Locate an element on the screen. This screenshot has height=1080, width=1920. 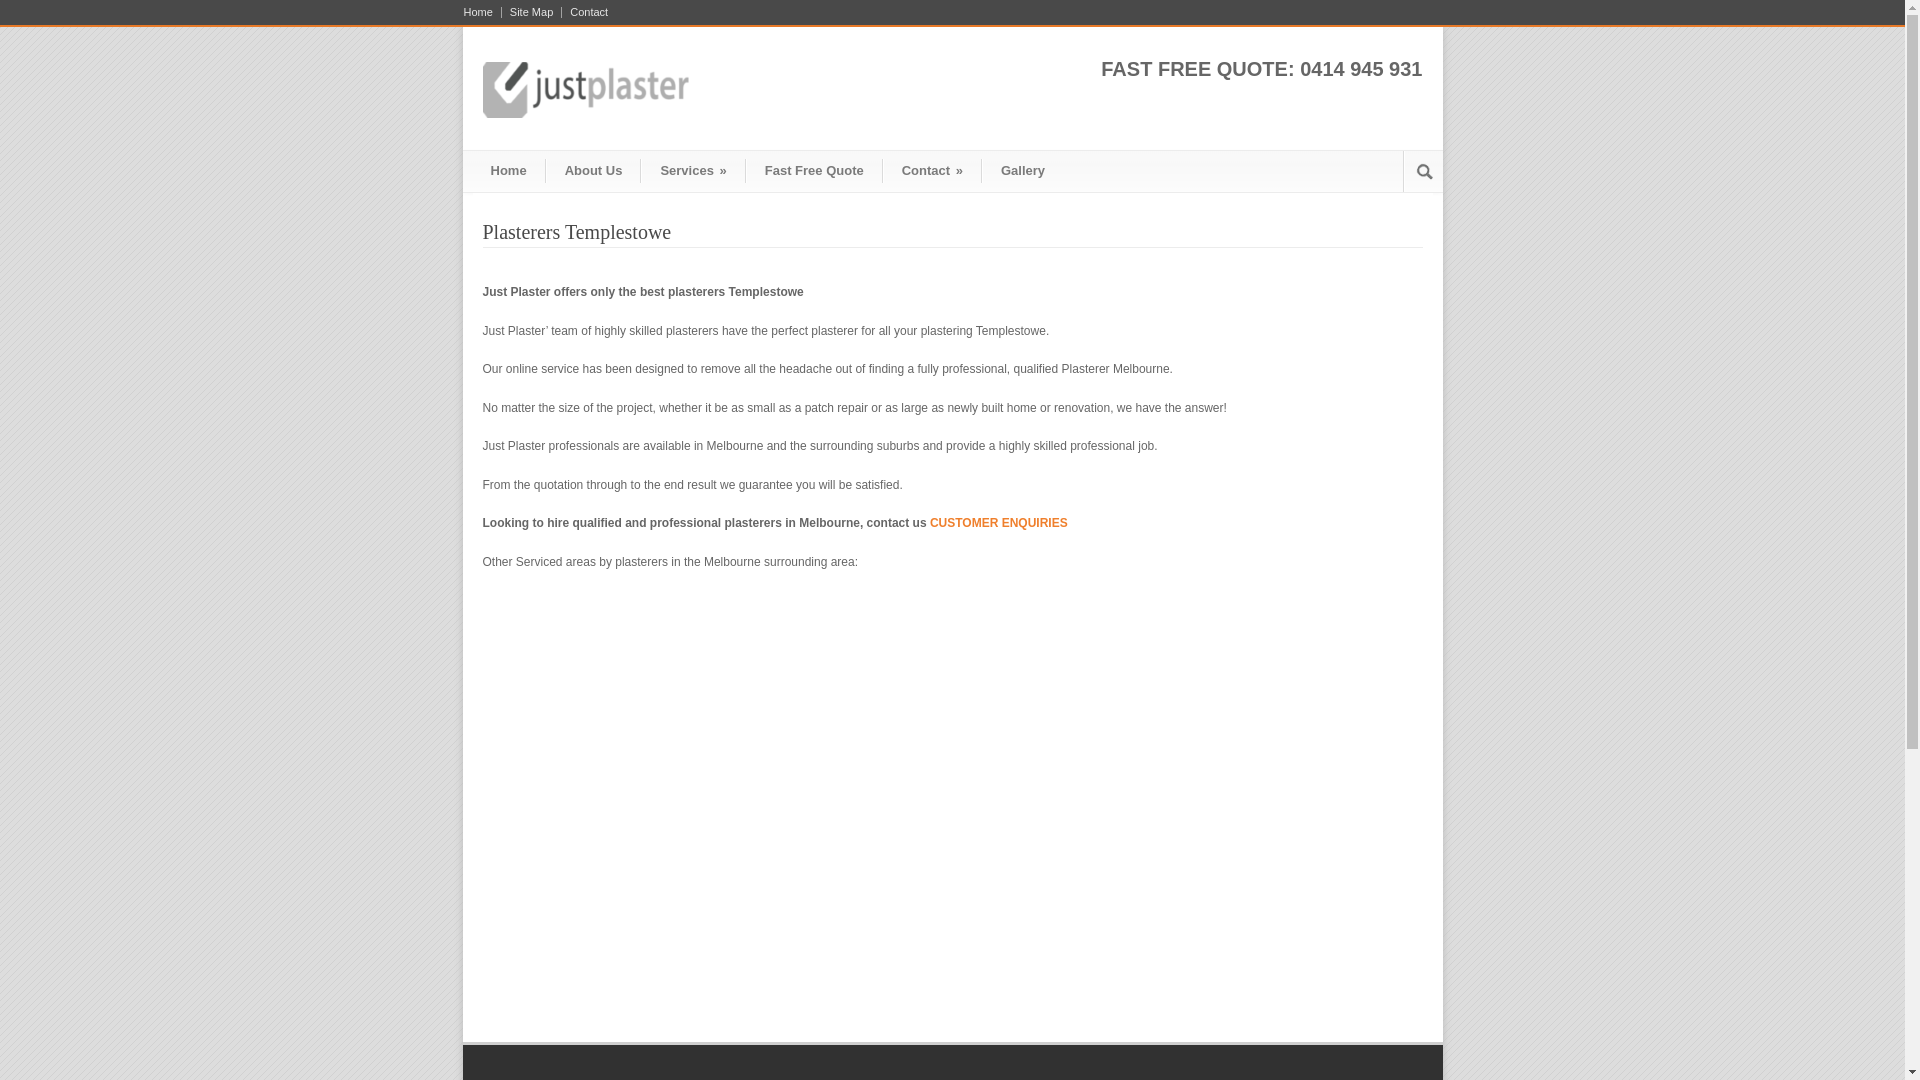
'Home' is located at coordinates (508, 168).